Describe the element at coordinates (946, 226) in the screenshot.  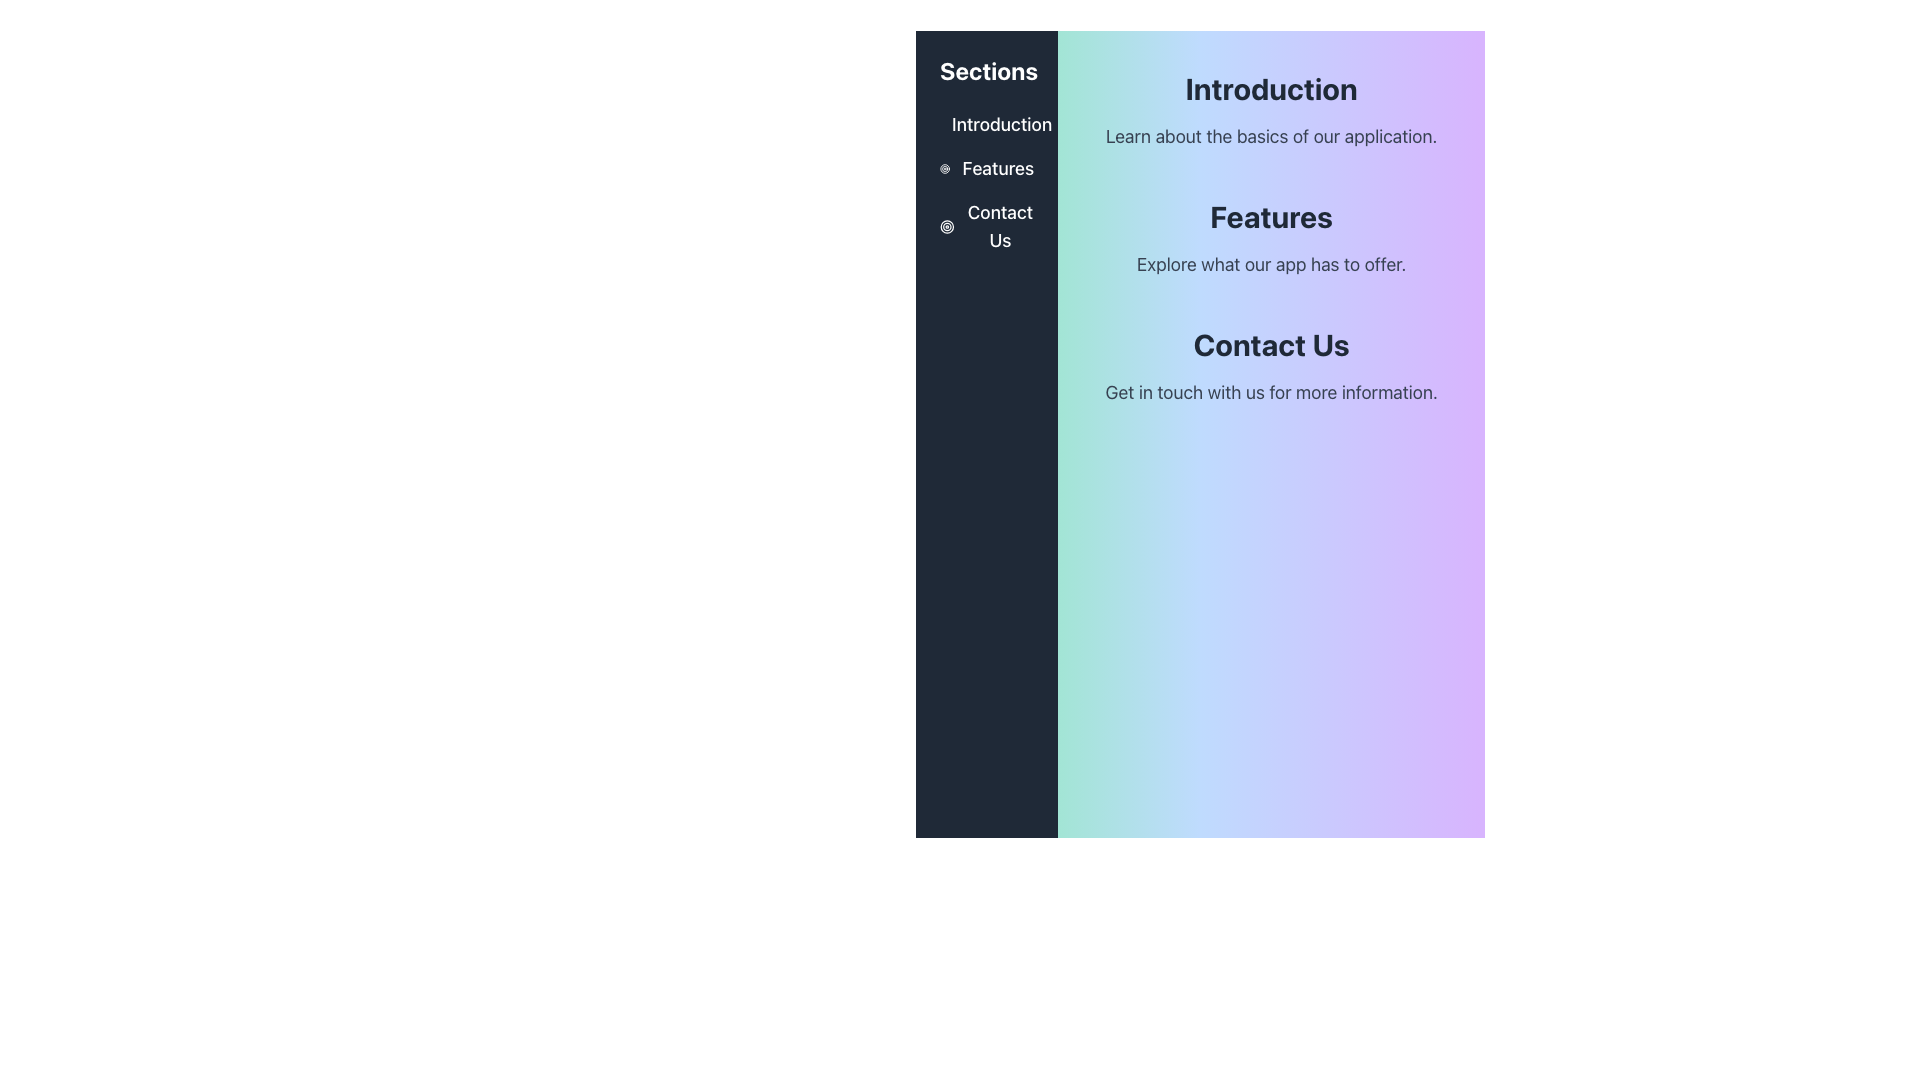
I see `the 'Contact Us' icon located directly to the left of the 'Contact Us' text in the navigation list on the dark left panel` at that location.